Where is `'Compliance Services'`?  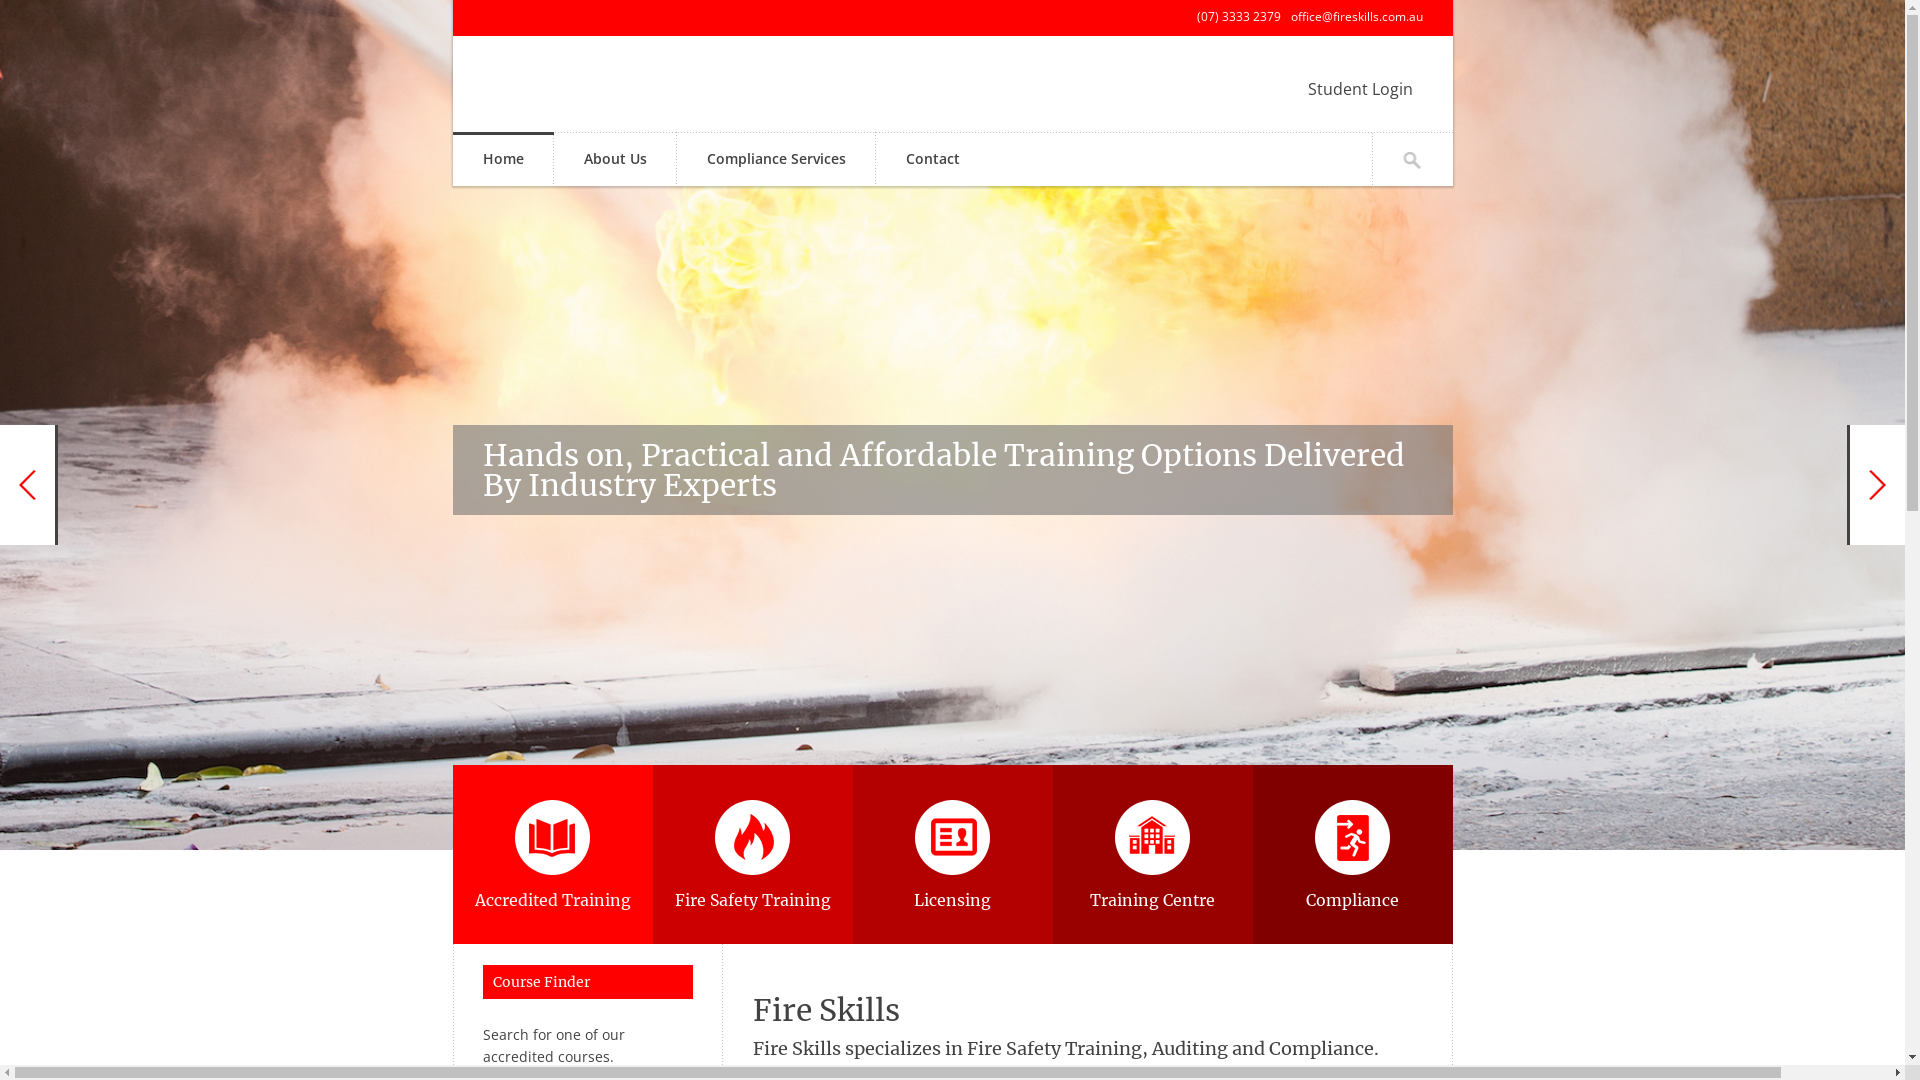 'Compliance Services' is located at coordinates (774, 159).